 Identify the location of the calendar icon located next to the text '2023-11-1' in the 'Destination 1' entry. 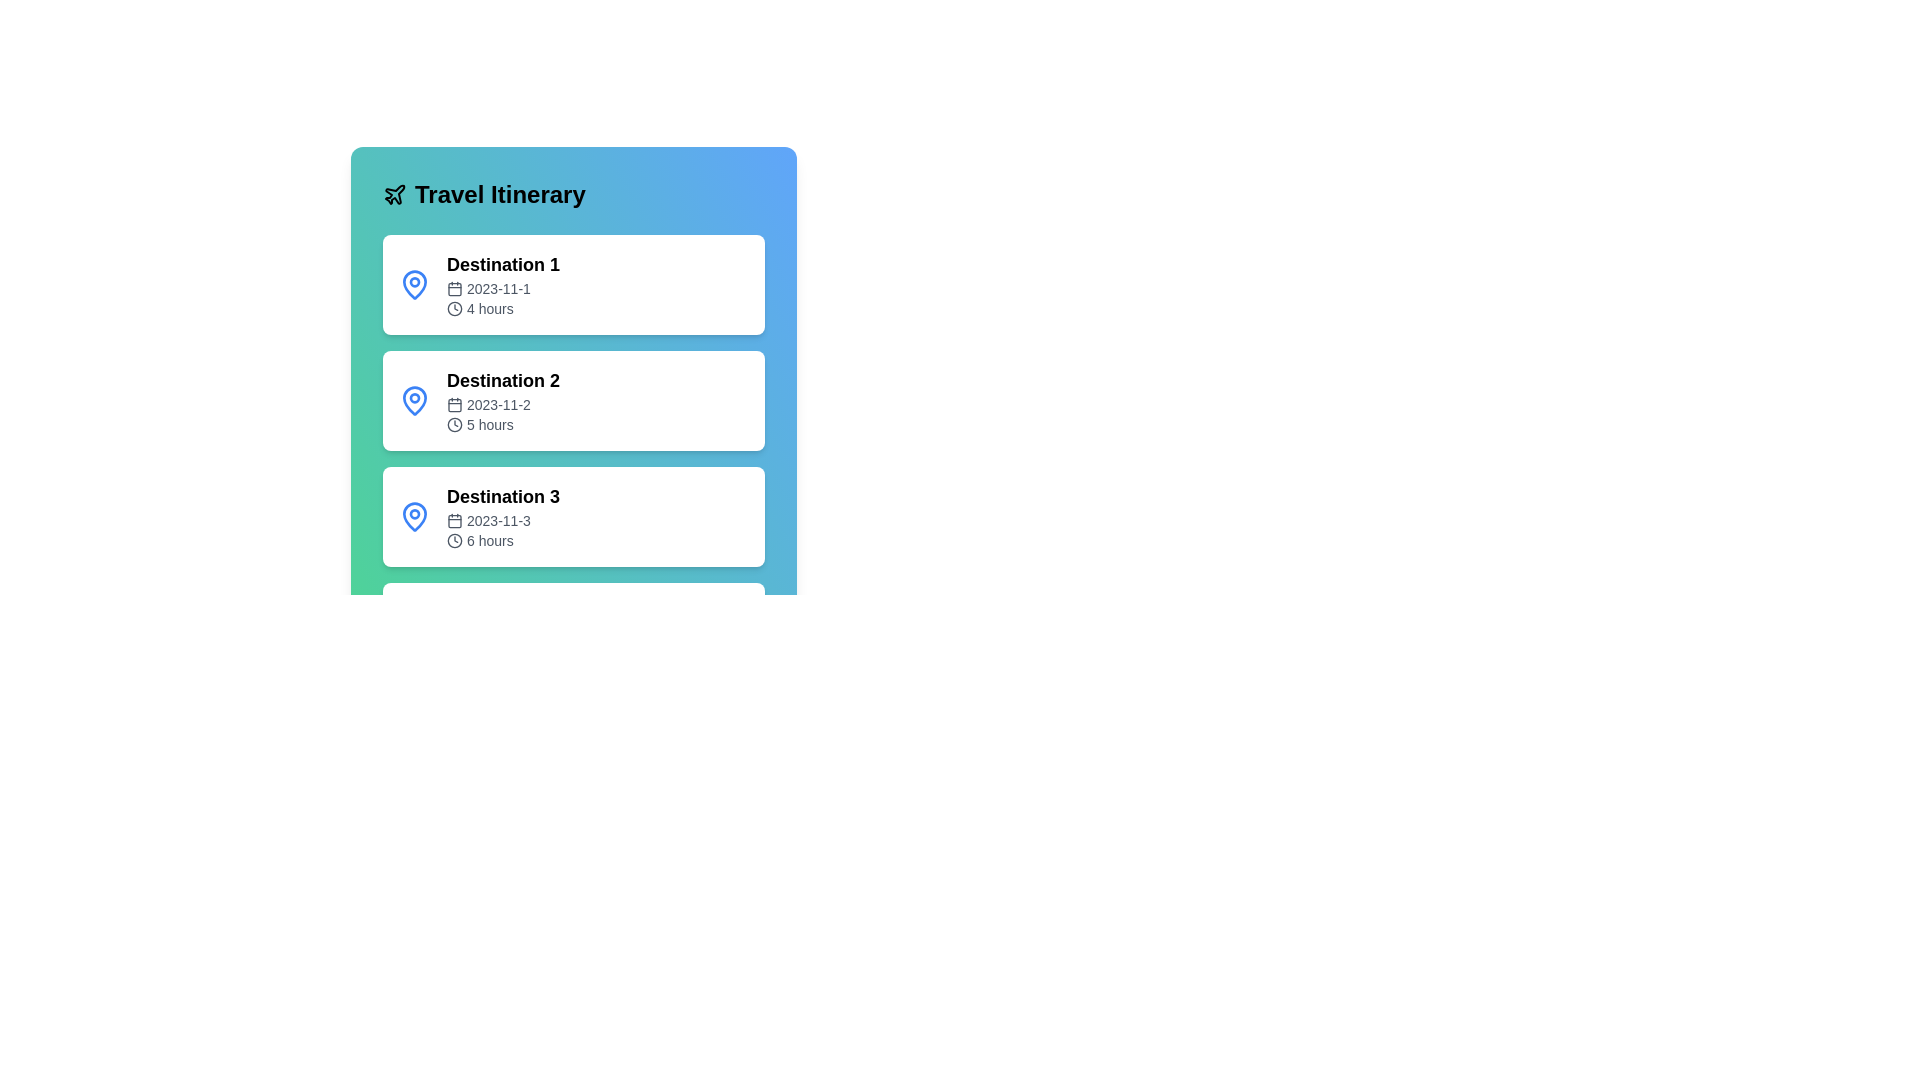
(454, 289).